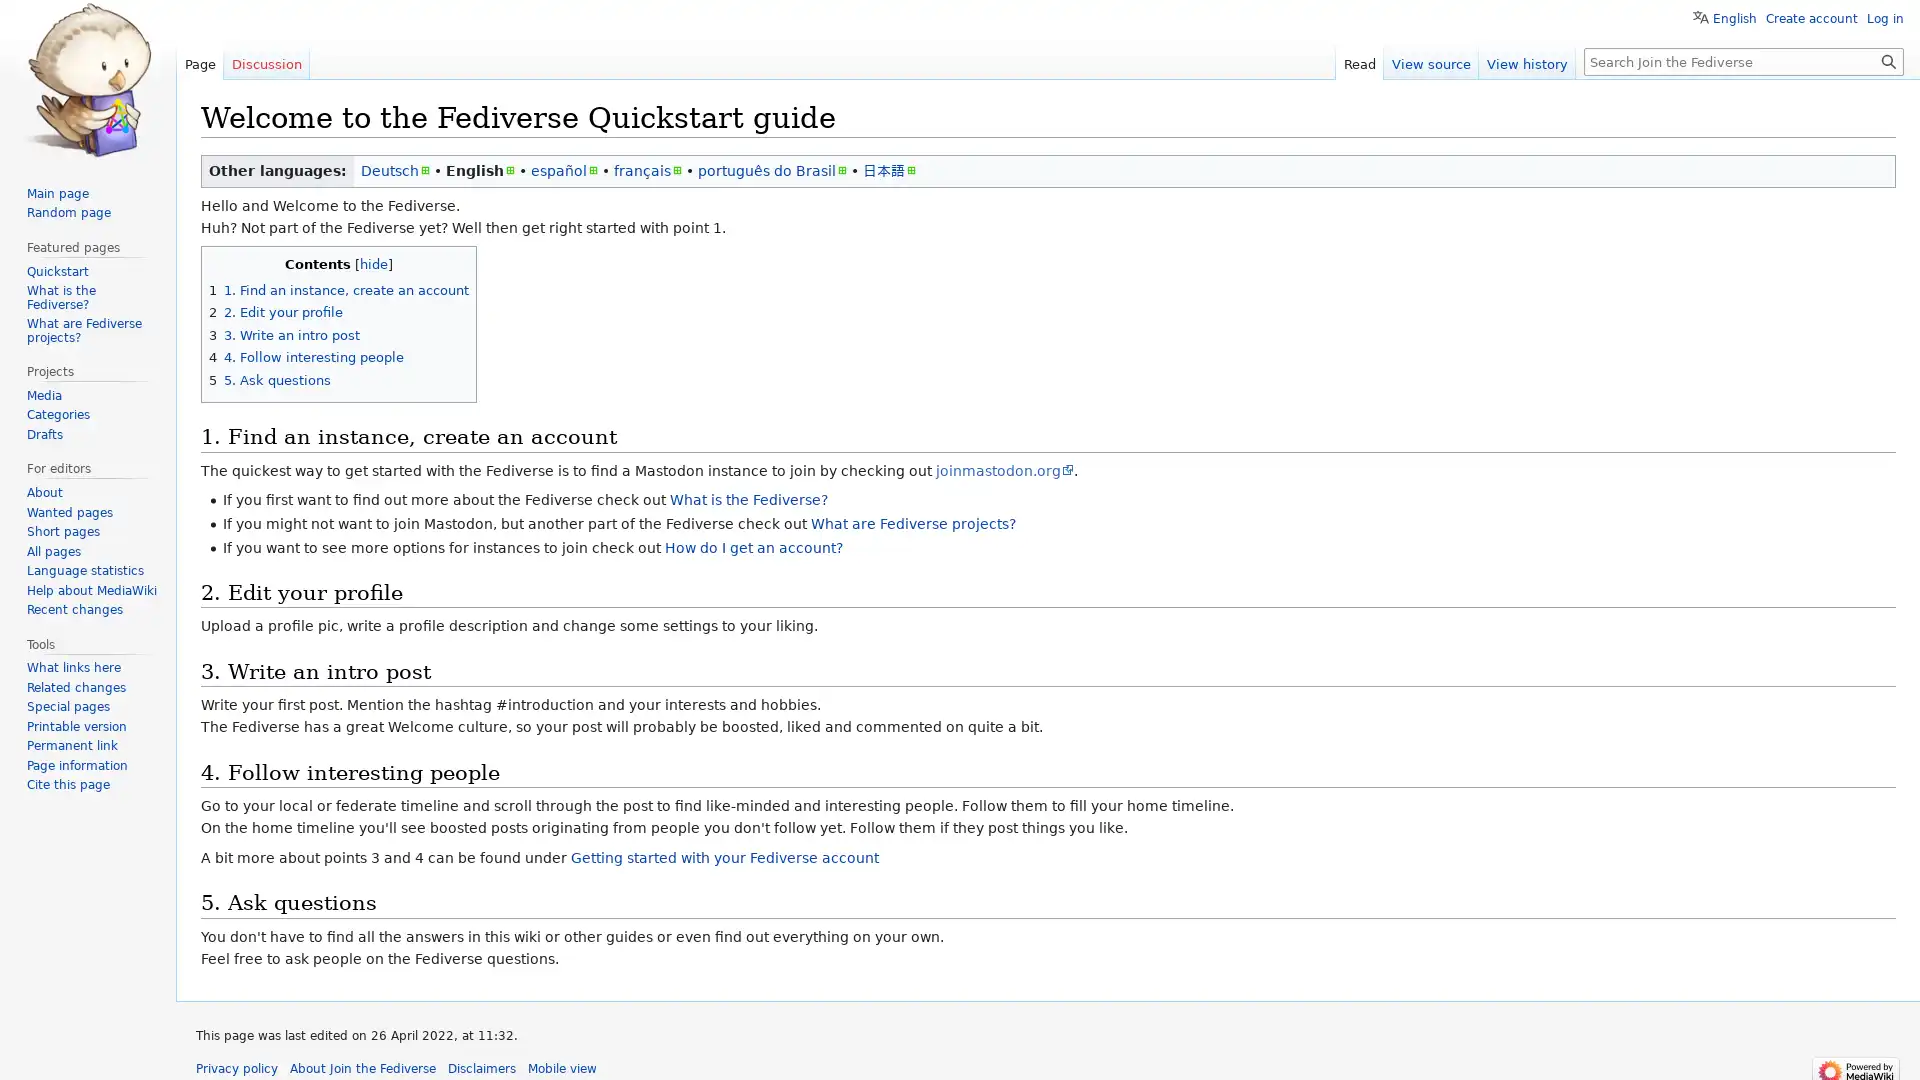  What do you see at coordinates (1888, 60) in the screenshot?
I see `Search` at bounding box center [1888, 60].